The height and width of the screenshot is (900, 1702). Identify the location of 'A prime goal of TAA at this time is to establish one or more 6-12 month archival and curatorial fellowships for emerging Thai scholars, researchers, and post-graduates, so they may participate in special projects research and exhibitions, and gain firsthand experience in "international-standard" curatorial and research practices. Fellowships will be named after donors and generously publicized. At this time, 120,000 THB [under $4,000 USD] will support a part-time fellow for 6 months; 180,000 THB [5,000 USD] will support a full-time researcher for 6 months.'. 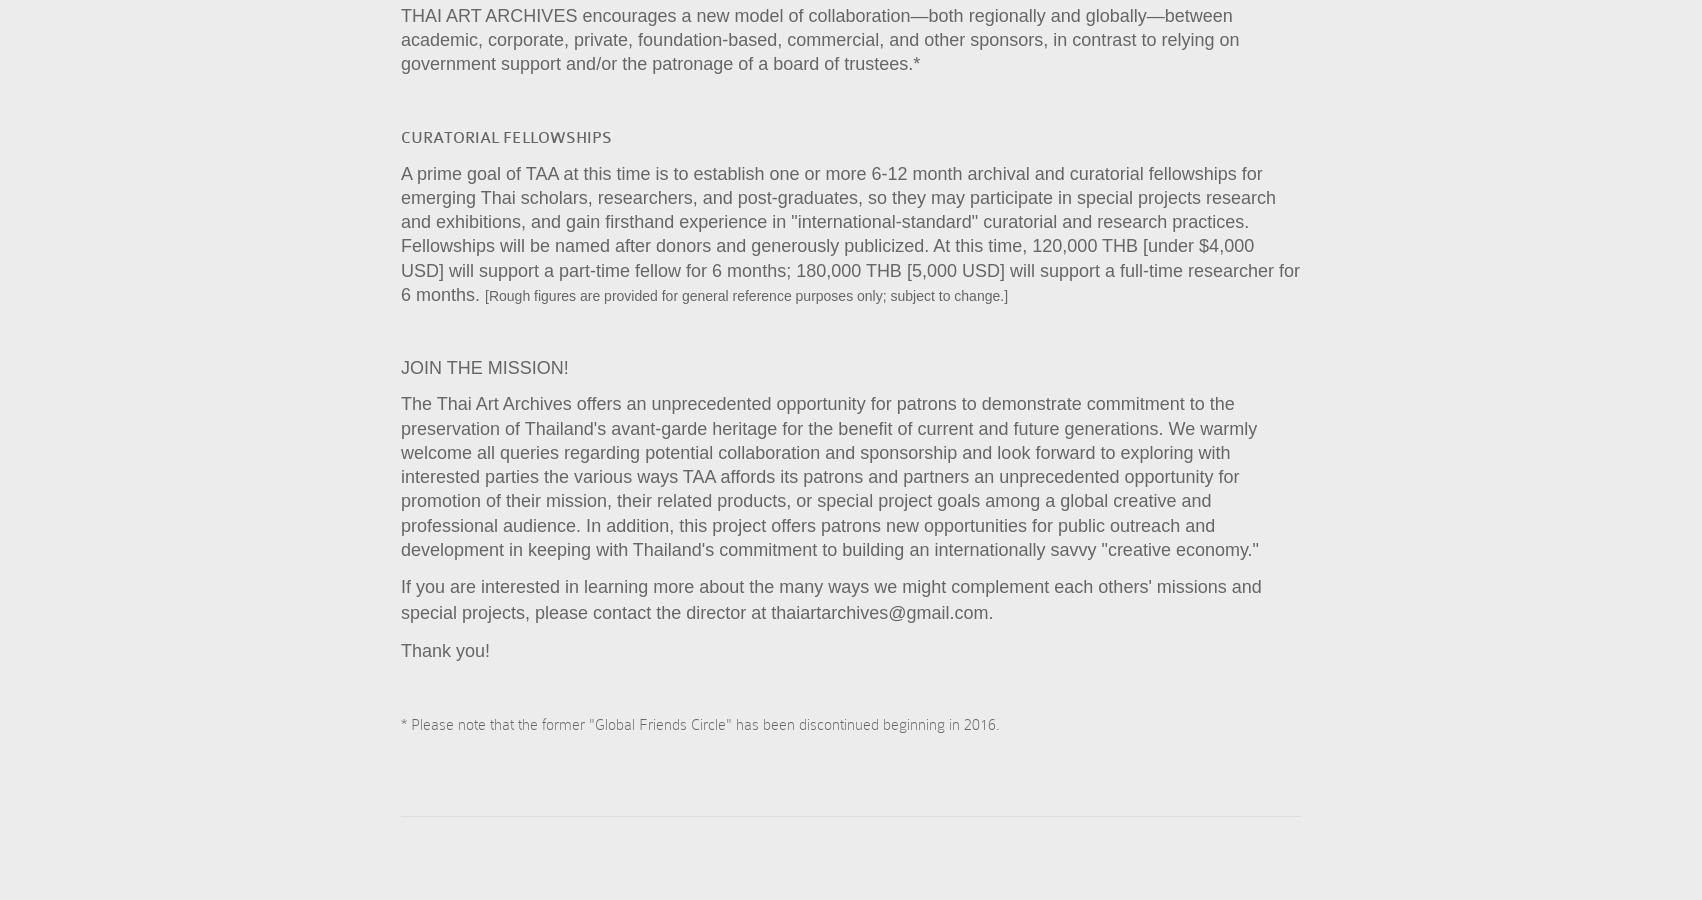
(849, 233).